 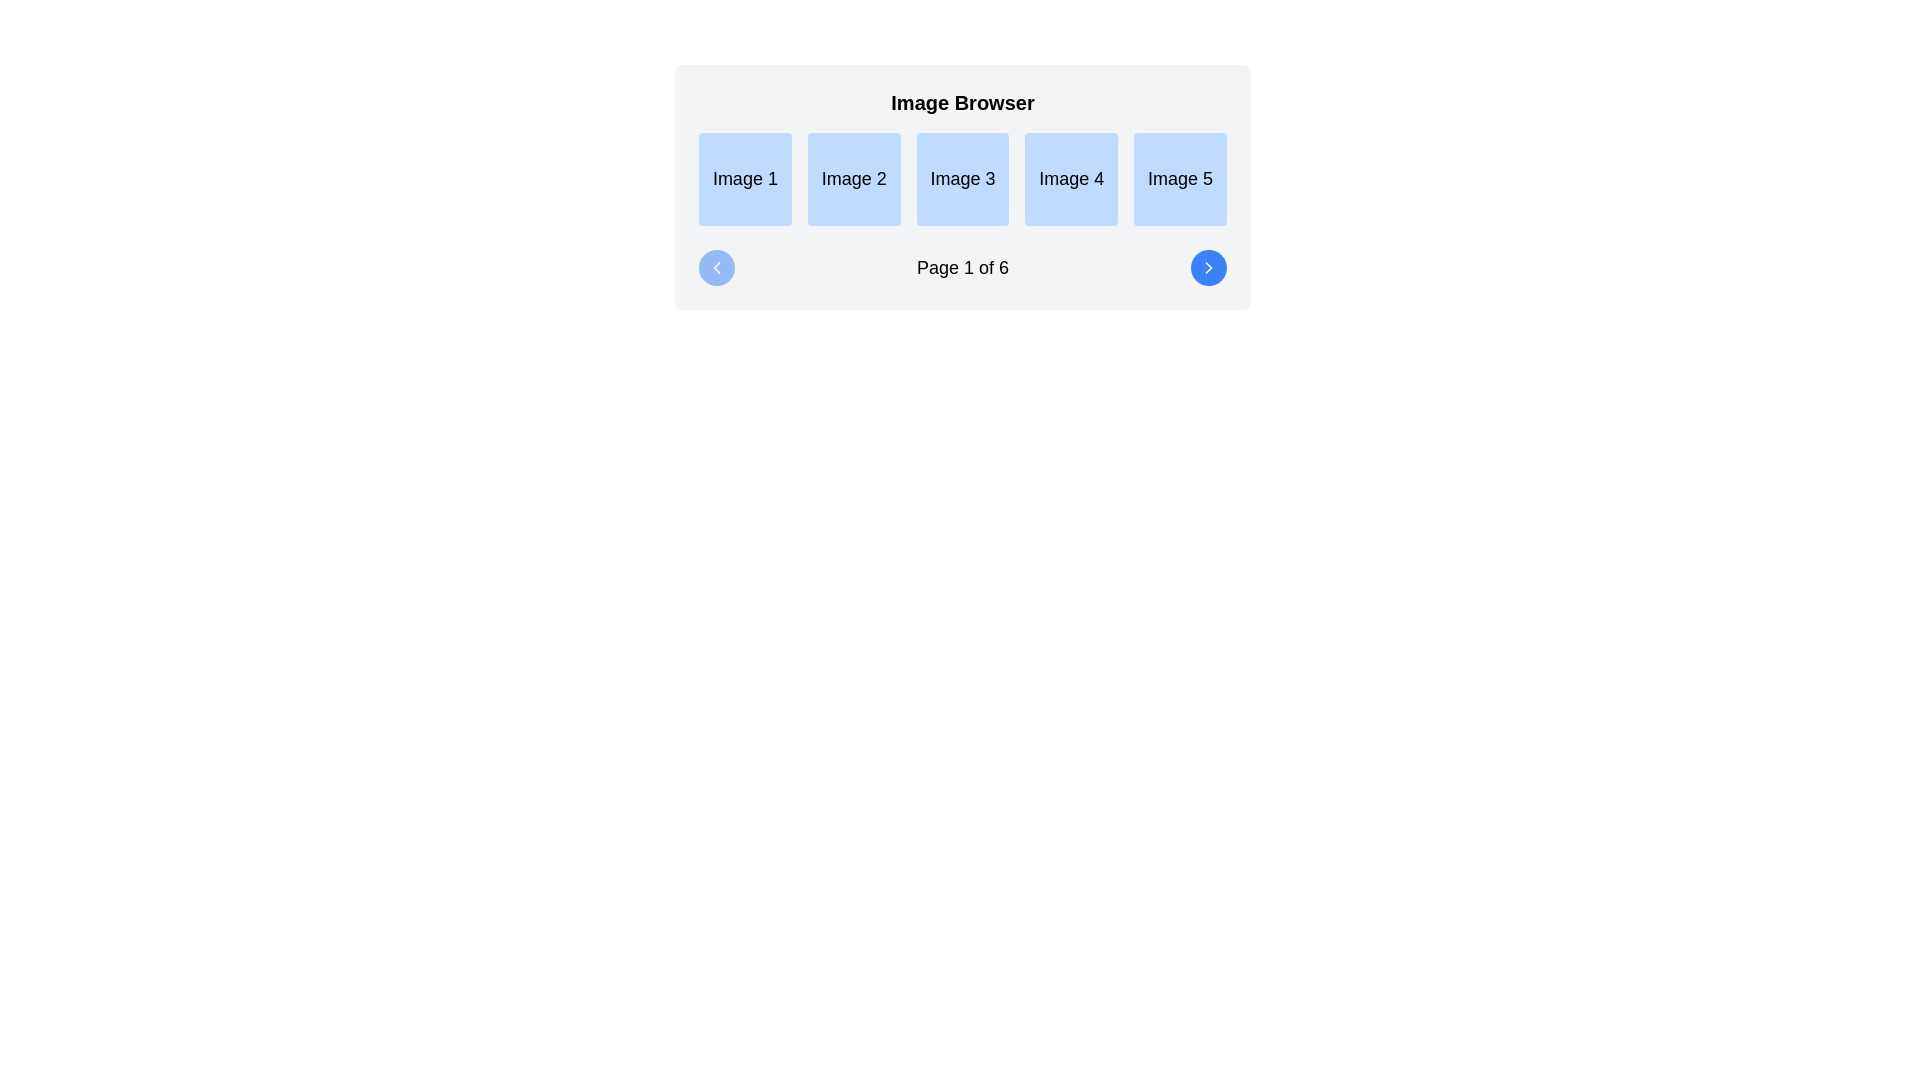 What do you see at coordinates (716, 265) in the screenshot?
I see `the disabled 'Previous Page' button located on the left side of the navigation section, indicating that it is currently inactive as the first page is displayed` at bounding box center [716, 265].